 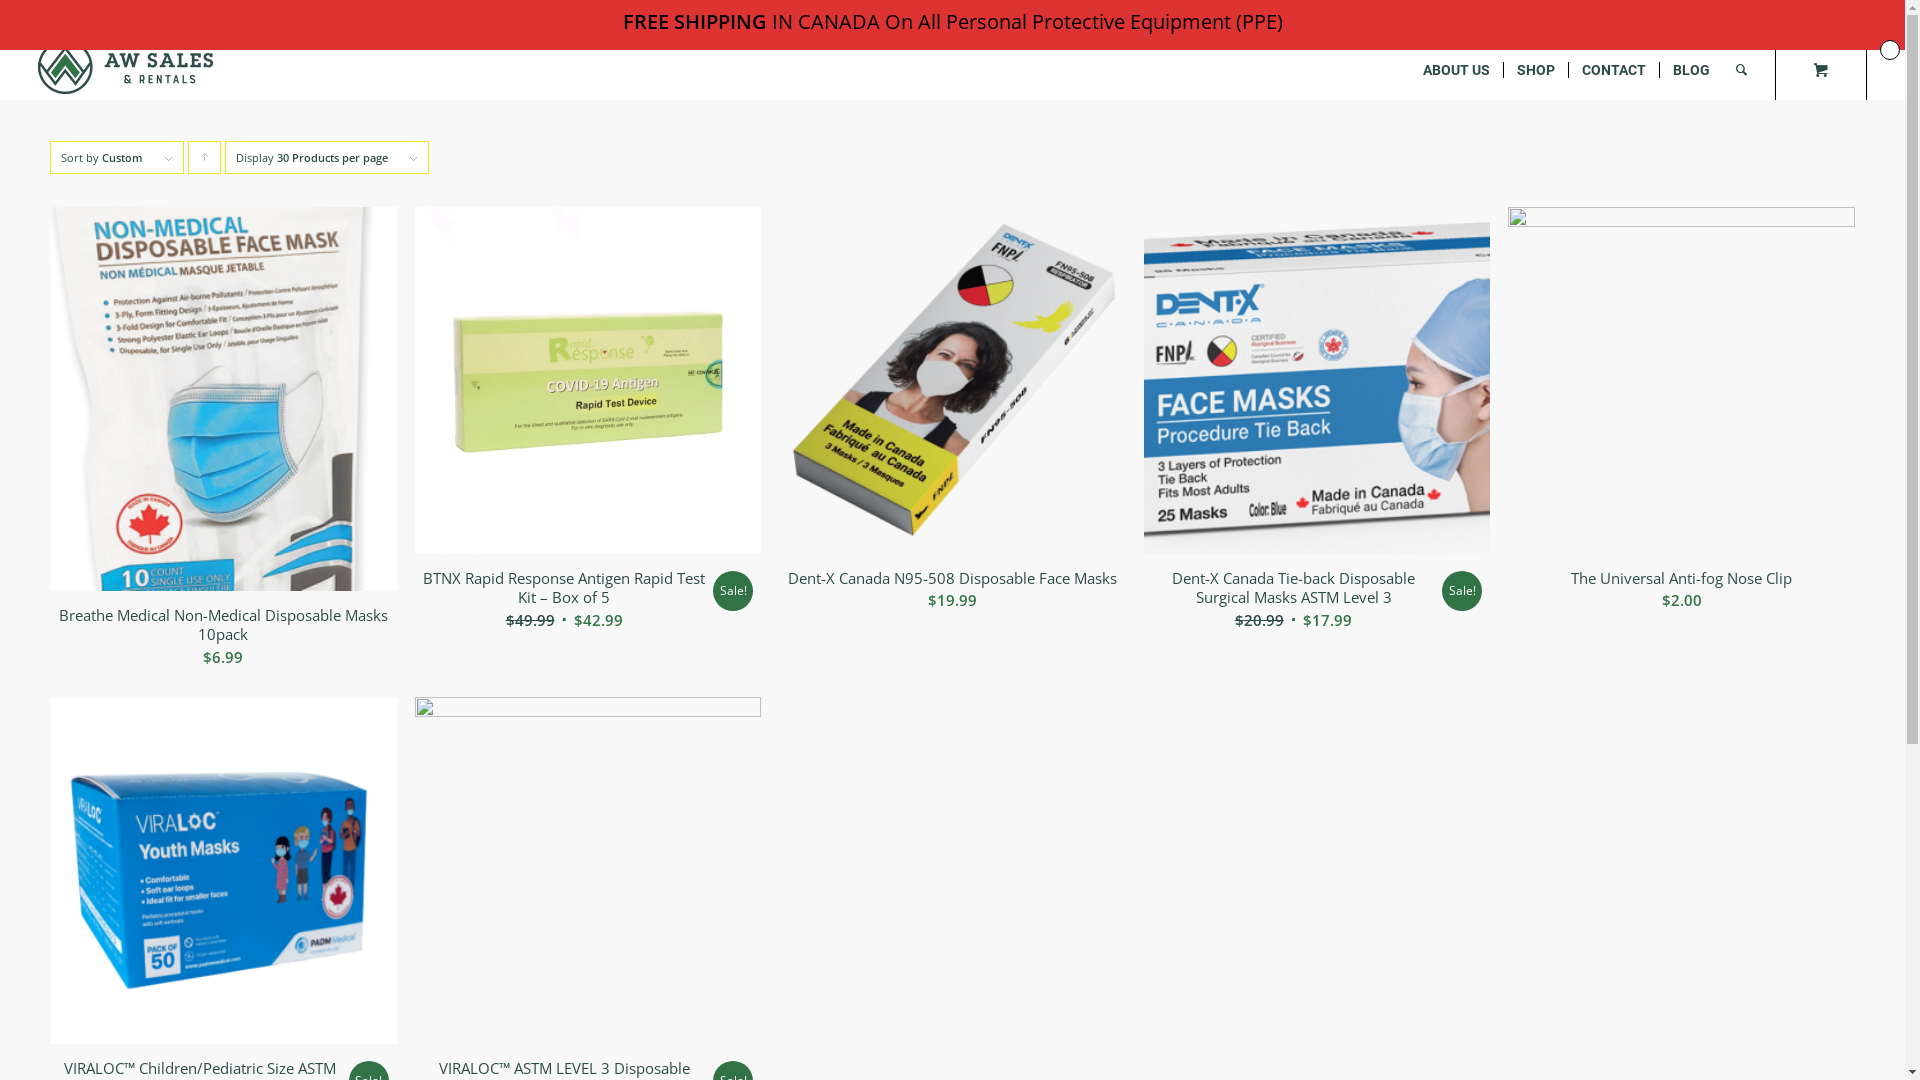 I want to click on 'SHOP', so click(x=1534, y=68).